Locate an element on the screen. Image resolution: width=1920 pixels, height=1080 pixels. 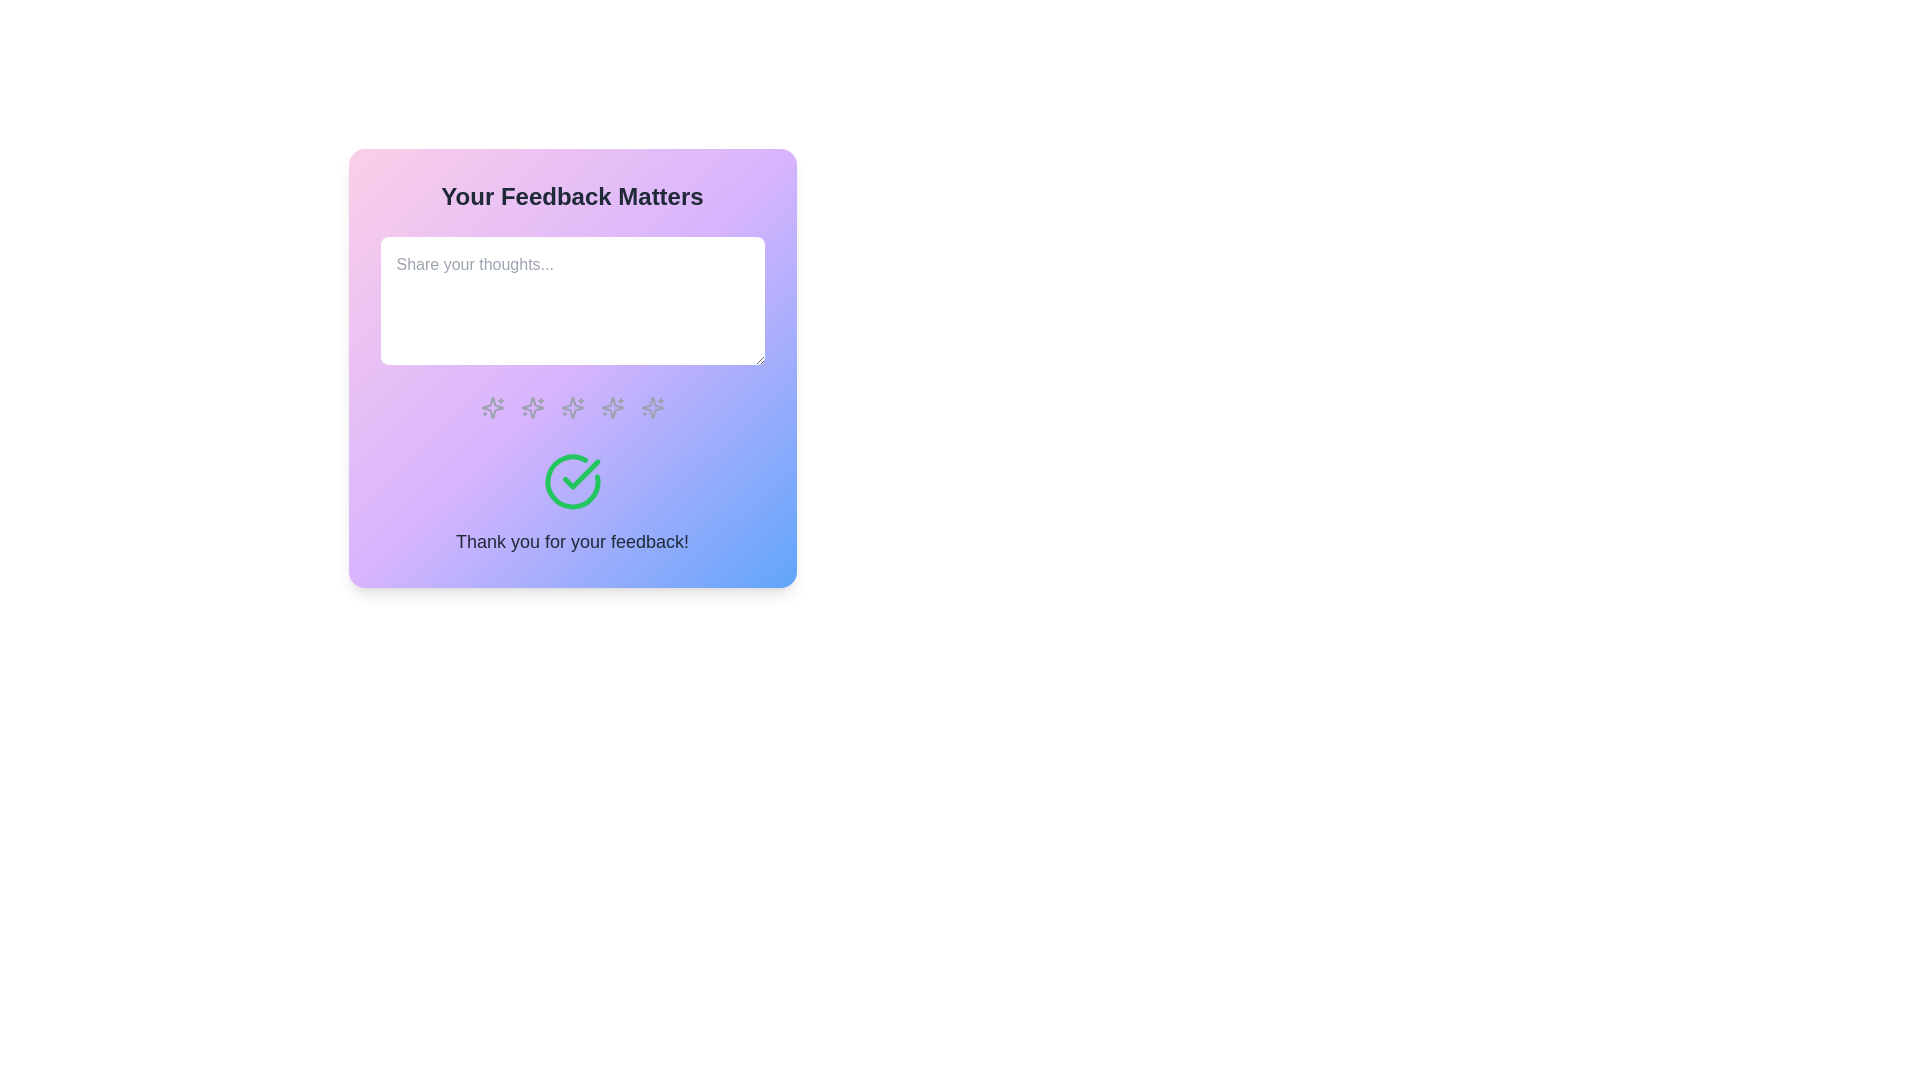
the confirmation message text label that acknowledges the receipt of user feedback, positioned below a green checkmark symbol in the feedback form layout is located at coordinates (571, 542).